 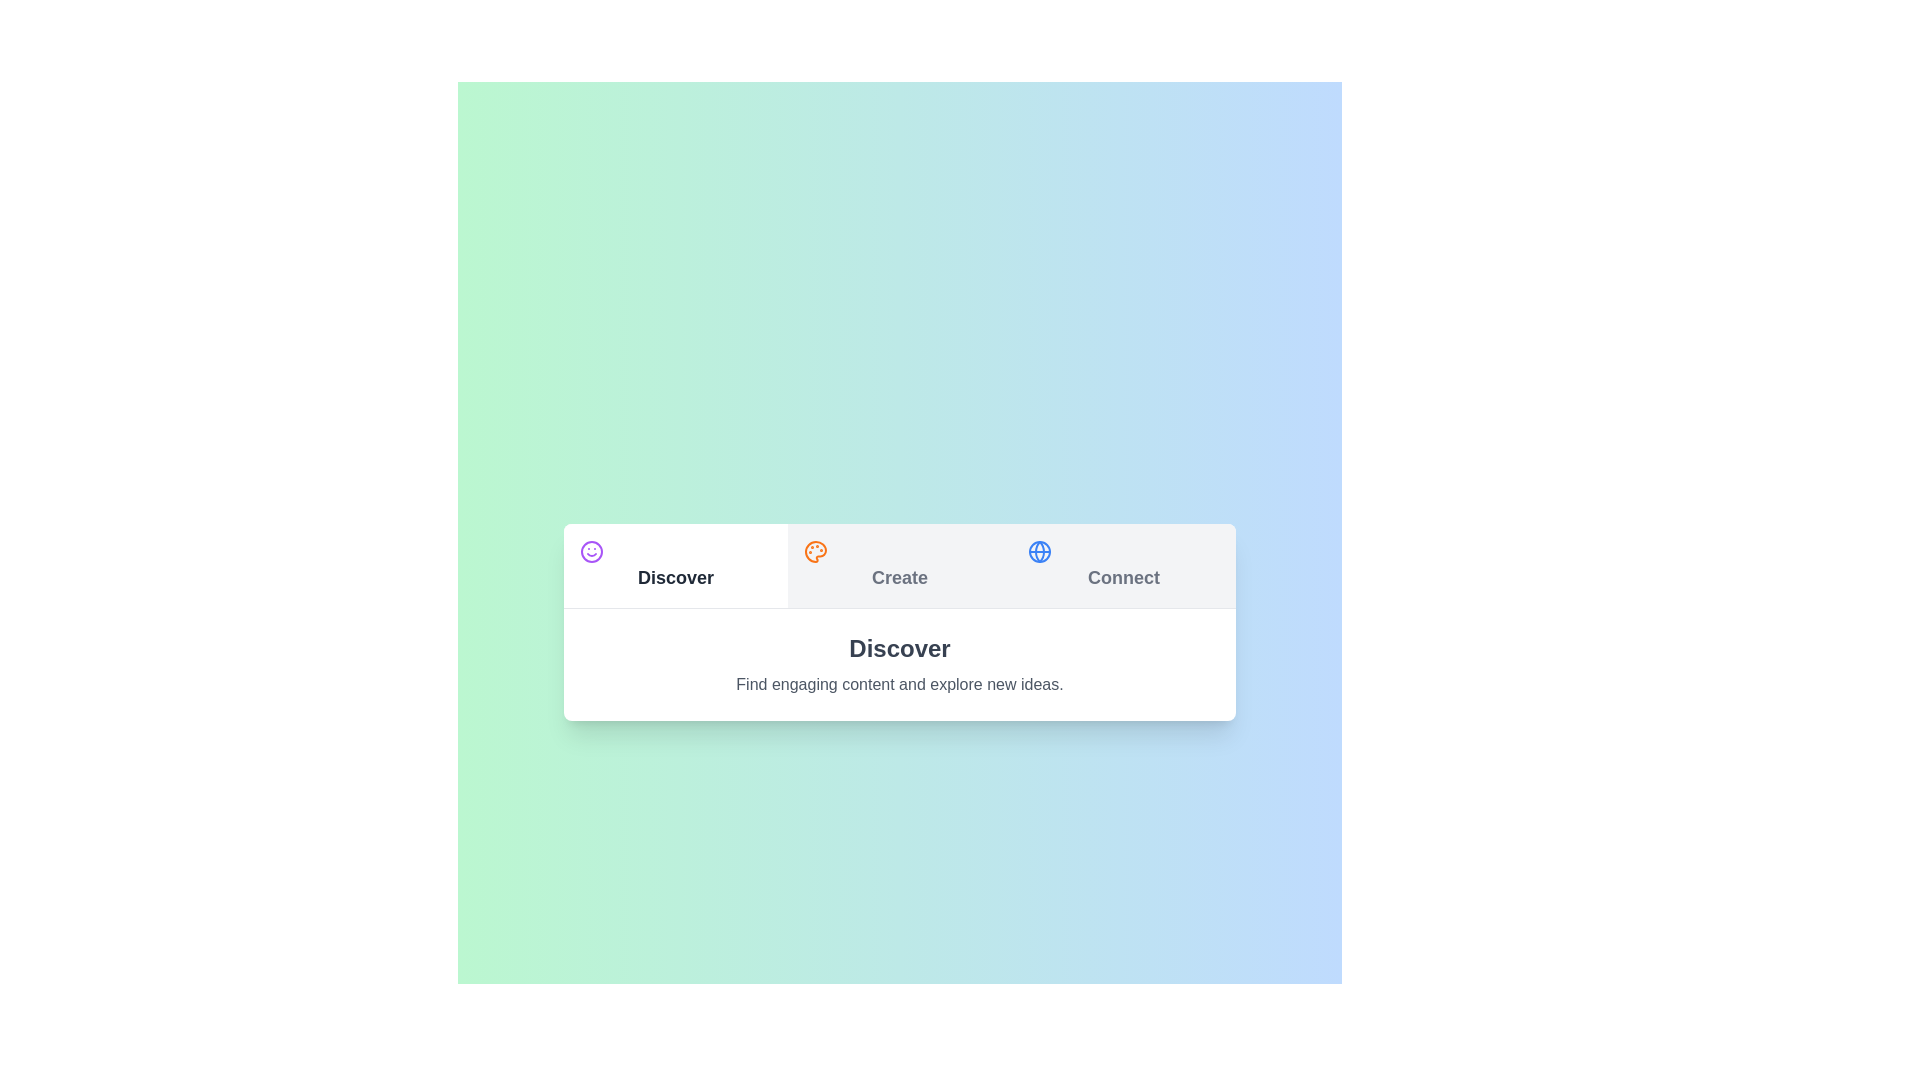 What do you see at coordinates (1123, 565) in the screenshot?
I see `the Connect tab to switch content` at bounding box center [1123, 565].